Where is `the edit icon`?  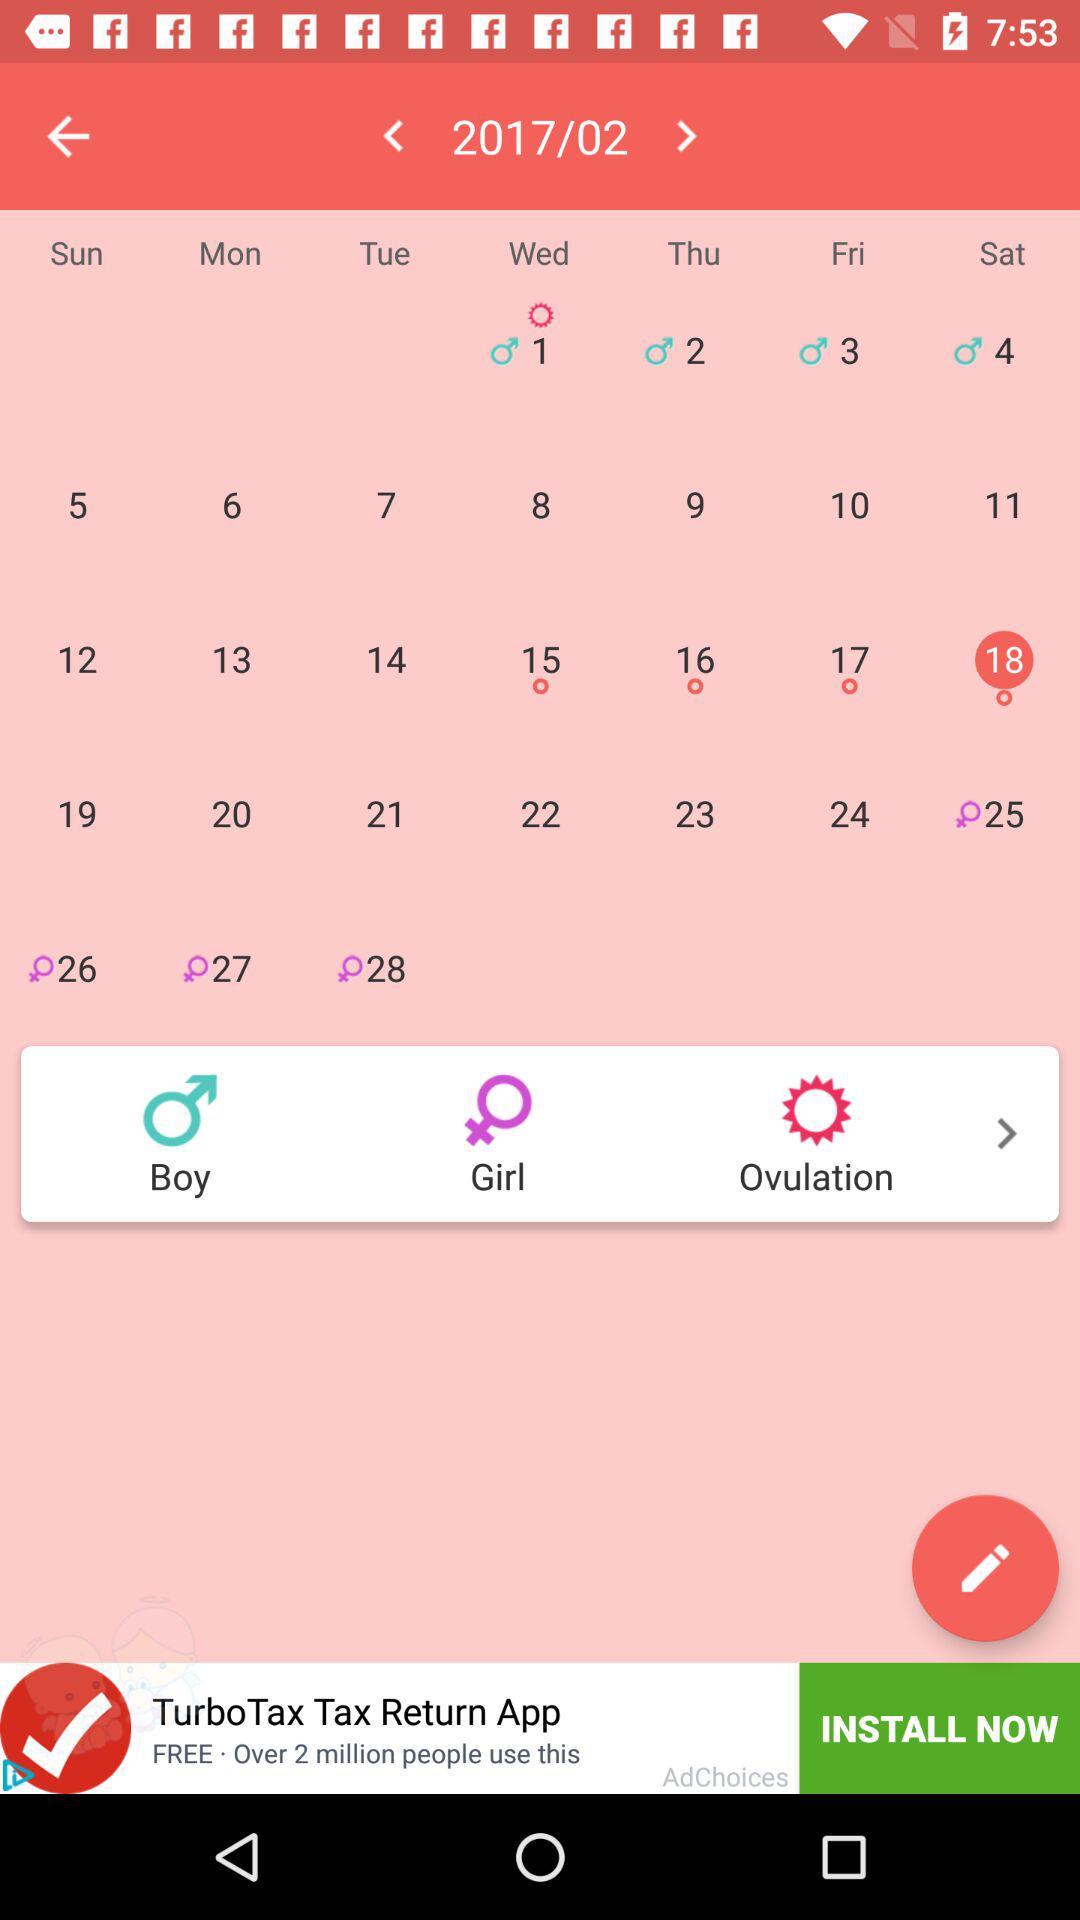
the edit icon is located at coordinates (984, 1567).